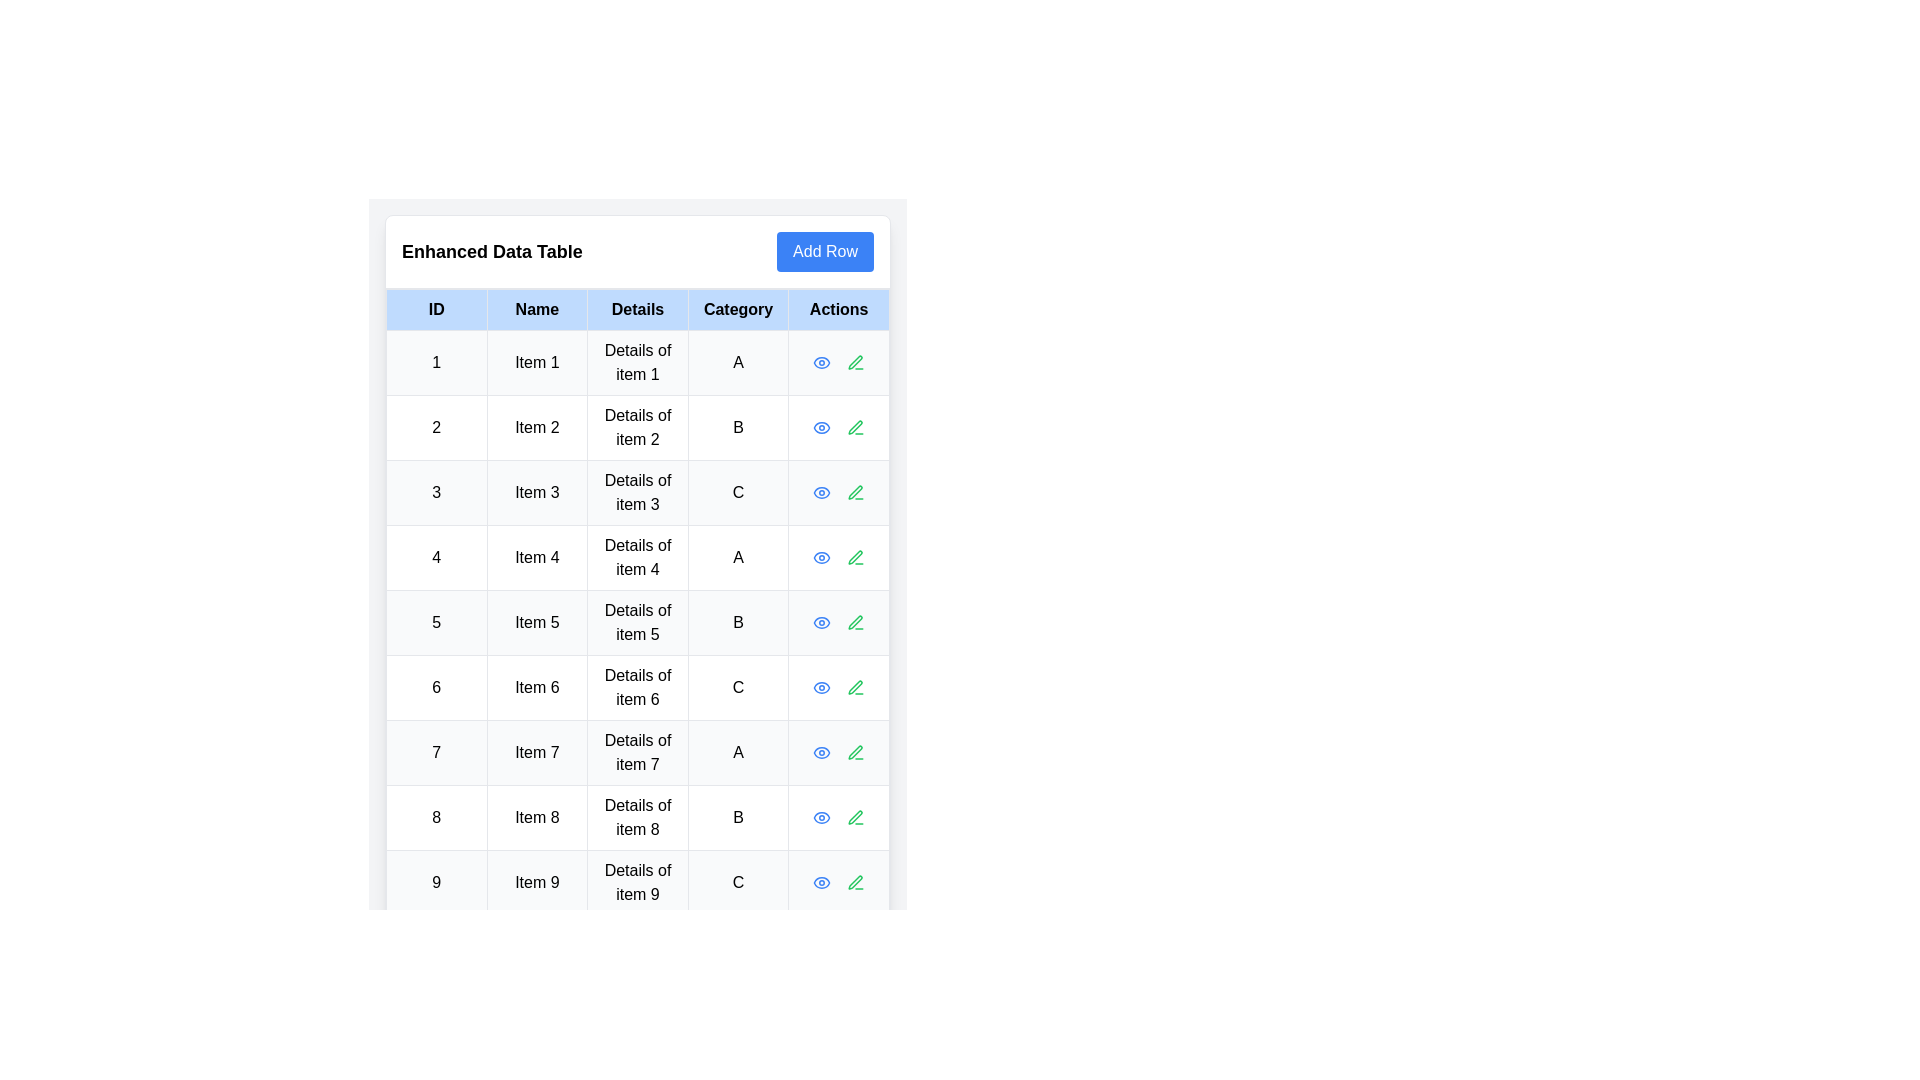 The image size is (1920, 1080). Describe the element at coordinates (856, 622) in the screenshot. I see `the green pen icon located` at that location.